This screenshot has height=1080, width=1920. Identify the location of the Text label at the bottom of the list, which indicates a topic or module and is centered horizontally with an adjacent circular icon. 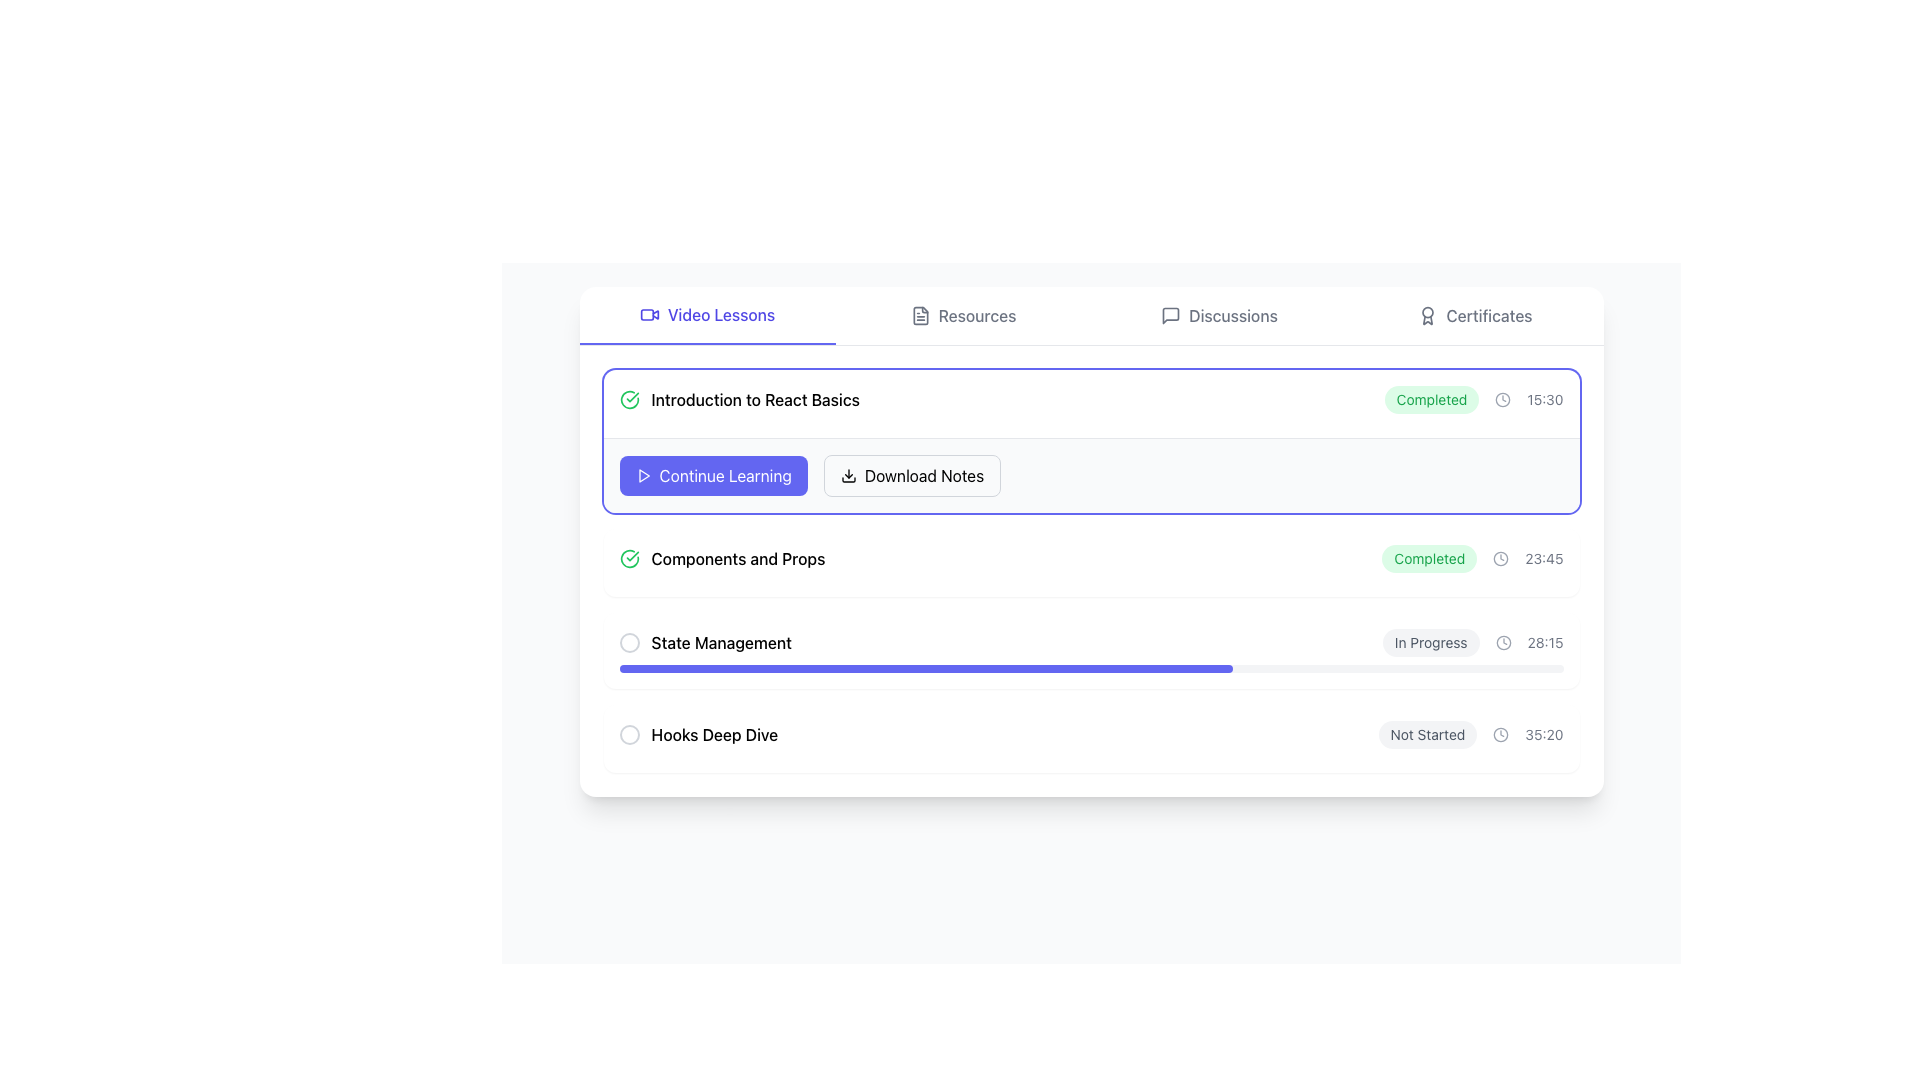
(714, 735).